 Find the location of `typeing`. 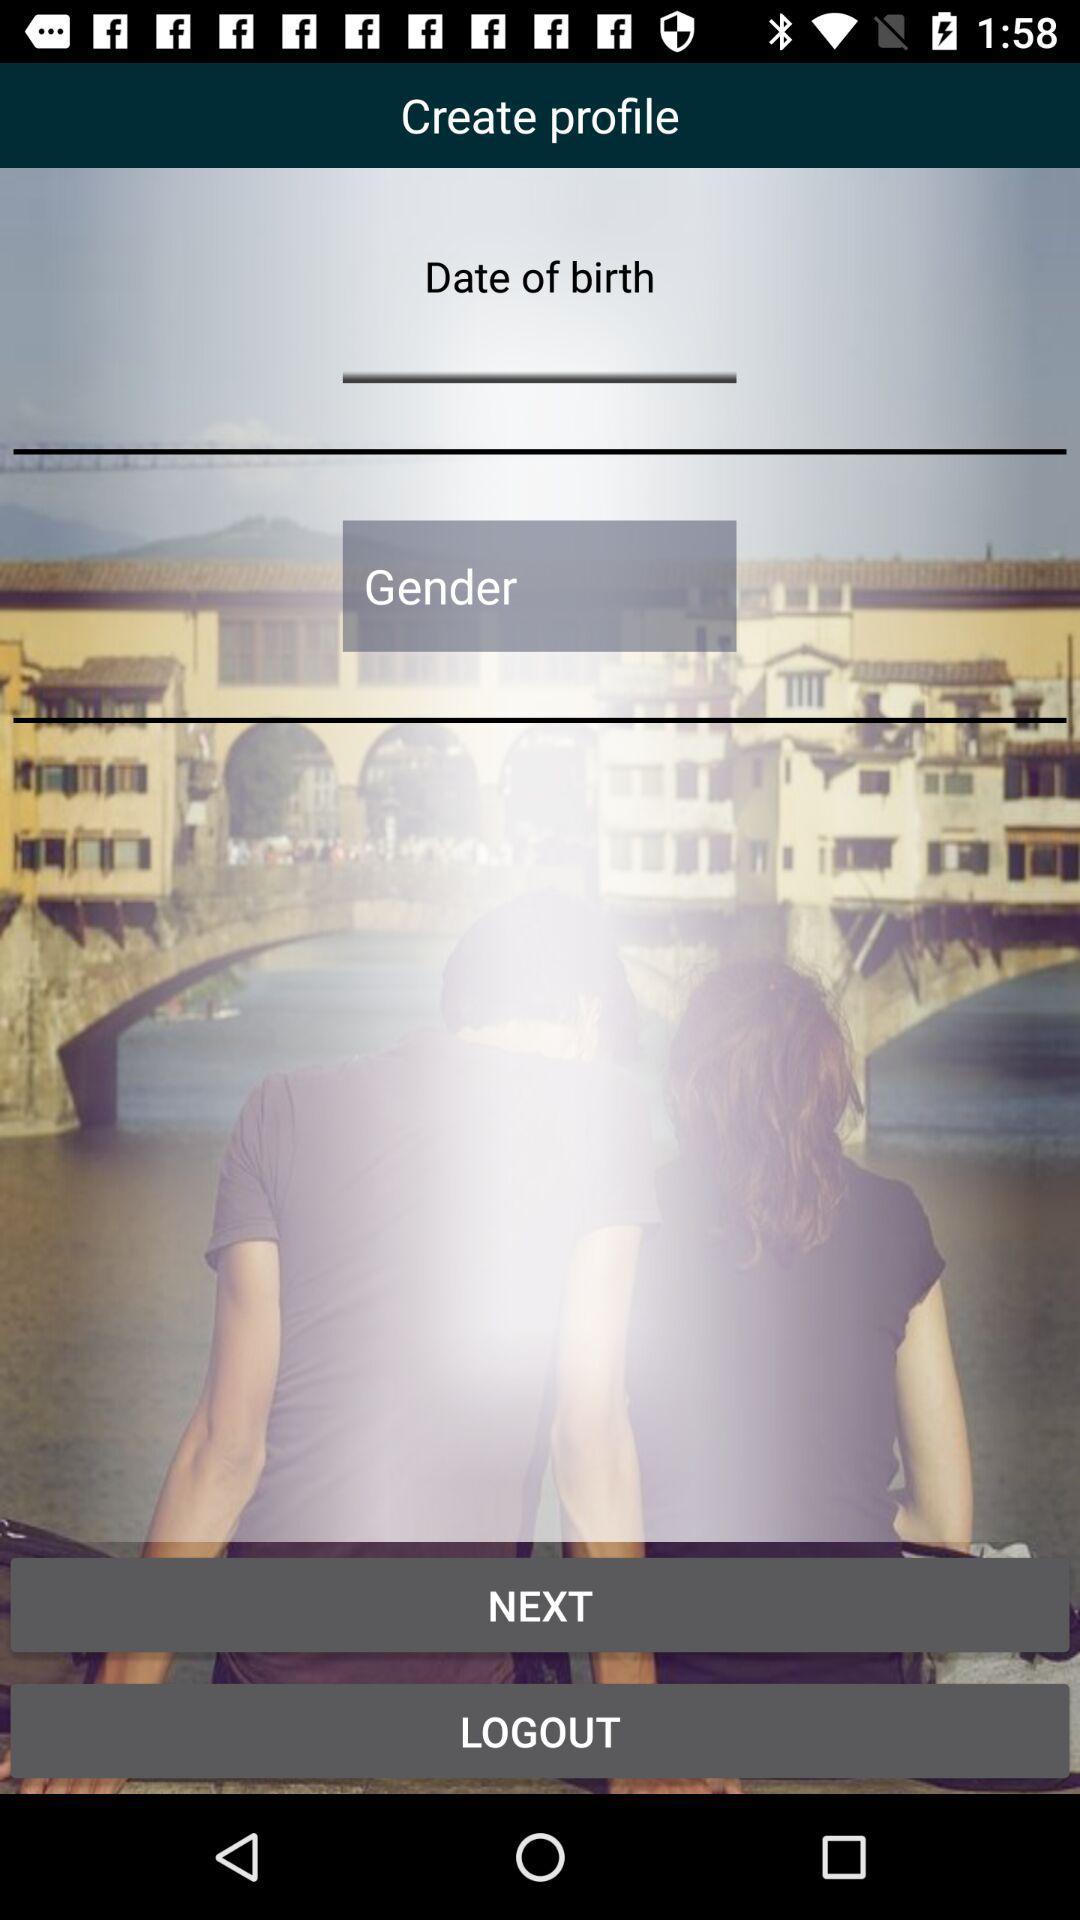

typeing is located at coordinates (538, 343).